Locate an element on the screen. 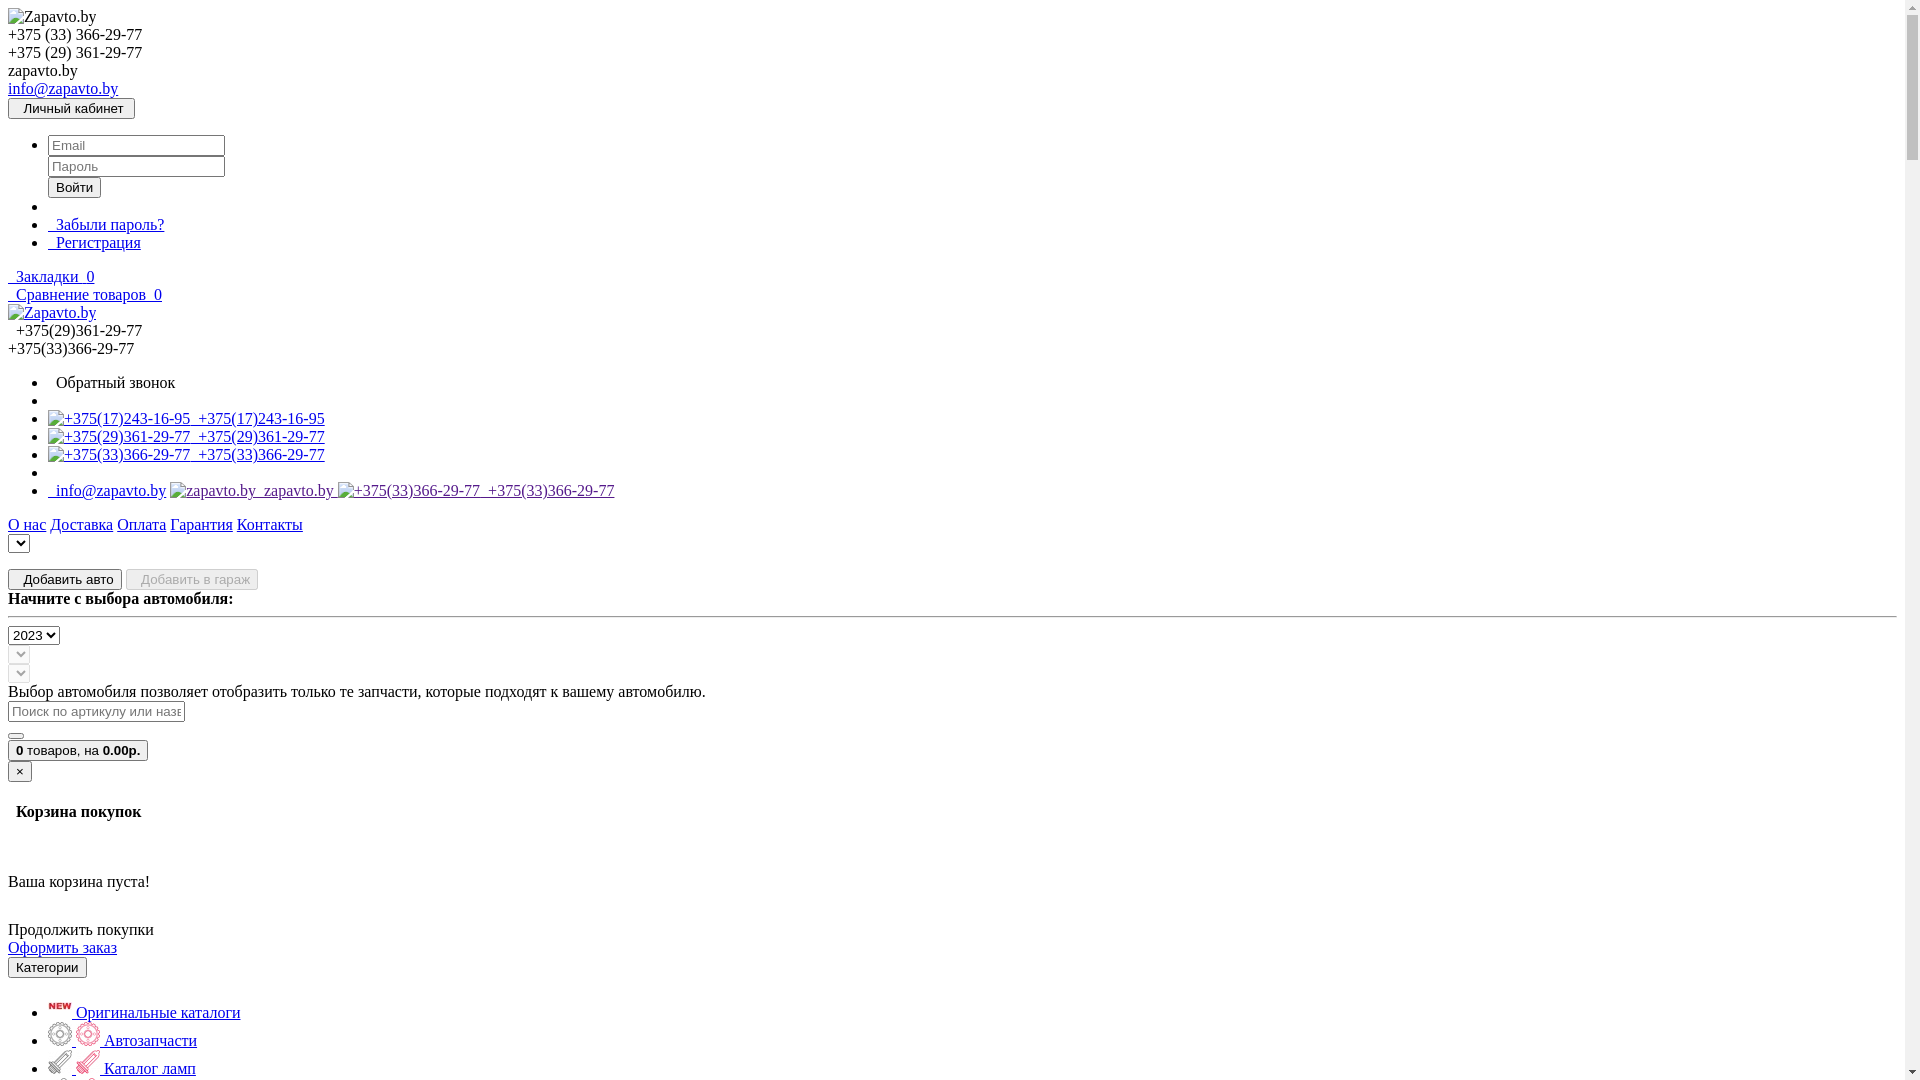 The height and width of the screenshot is (1080, 1920). '  +375(33)366-29-77' is located at coordinates (186, 454).